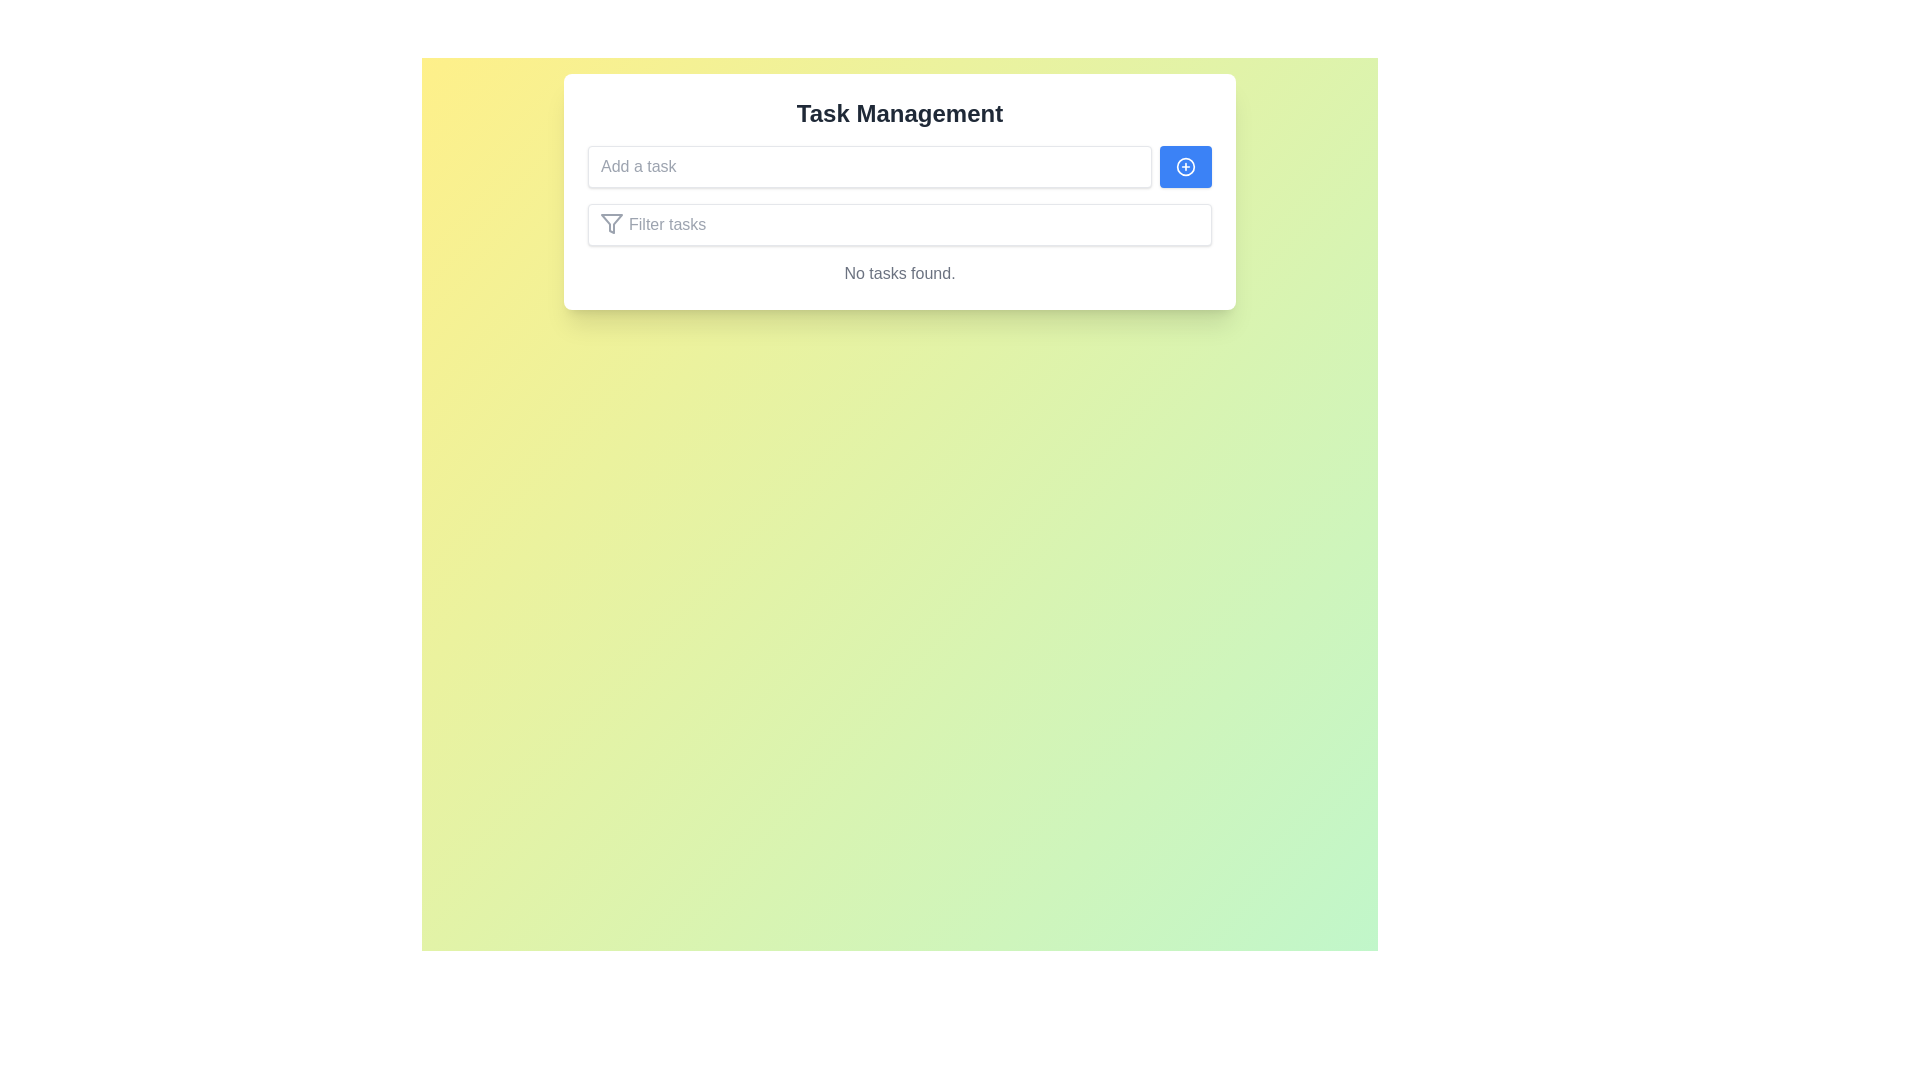  What do you see at coordinates (1185, 165) in the screenshot?
I see `the circular '+' icon within the blue button on the far-right side of the task input field in the 'Task Management' card interface to trigger tooltip or visual feedback` at bounding box center [1185, 165].